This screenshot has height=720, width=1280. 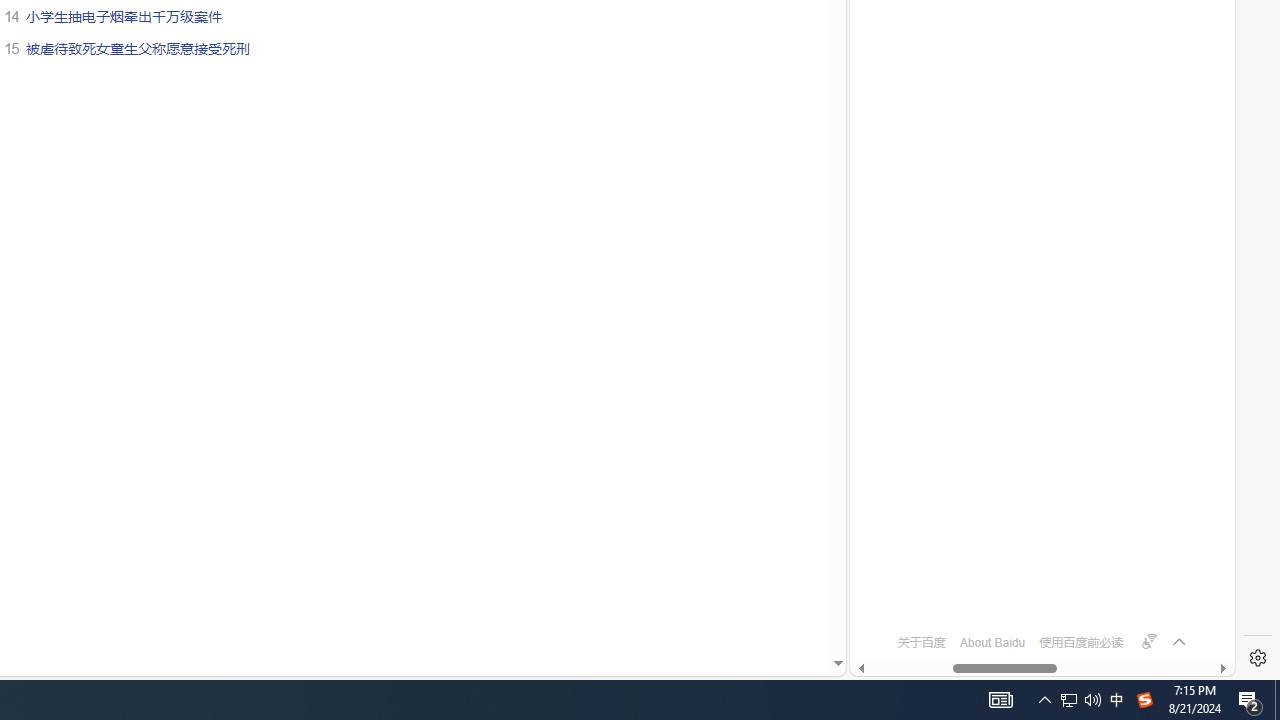 I want to click on 'Global web icon', so click(x=887, y=586).